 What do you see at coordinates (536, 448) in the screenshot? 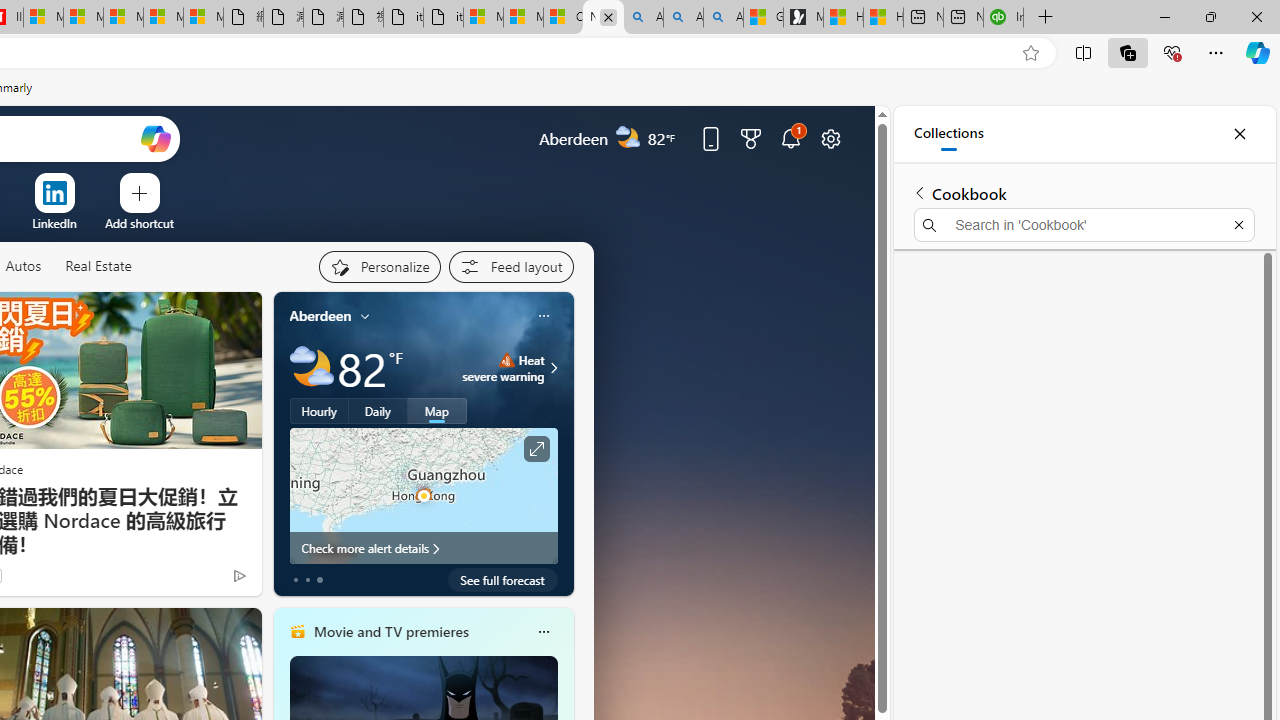
I see `'Click to see more information'` at bounding box center [536, 448].